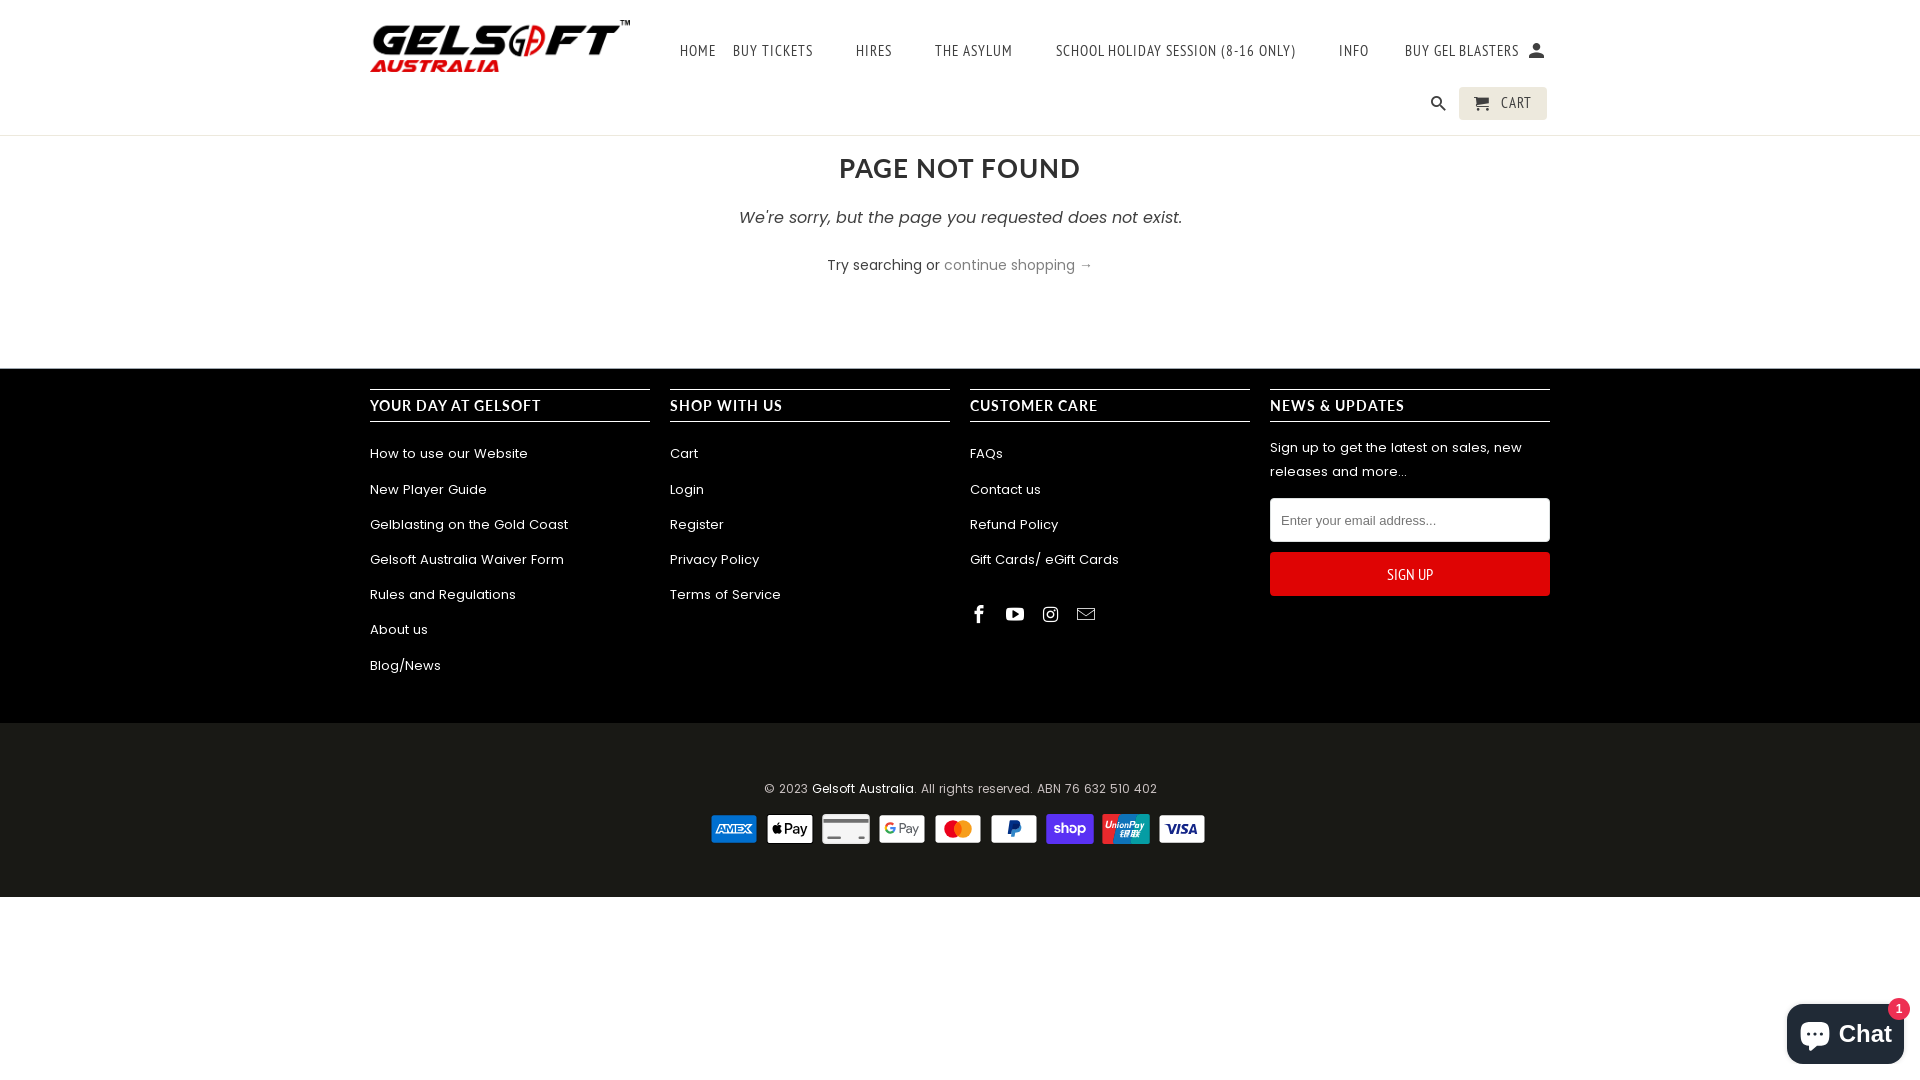  What do you see at coordinates (1502, 103) in the screenshot?
I see `'CART'` at bounding box center [1502, 103].